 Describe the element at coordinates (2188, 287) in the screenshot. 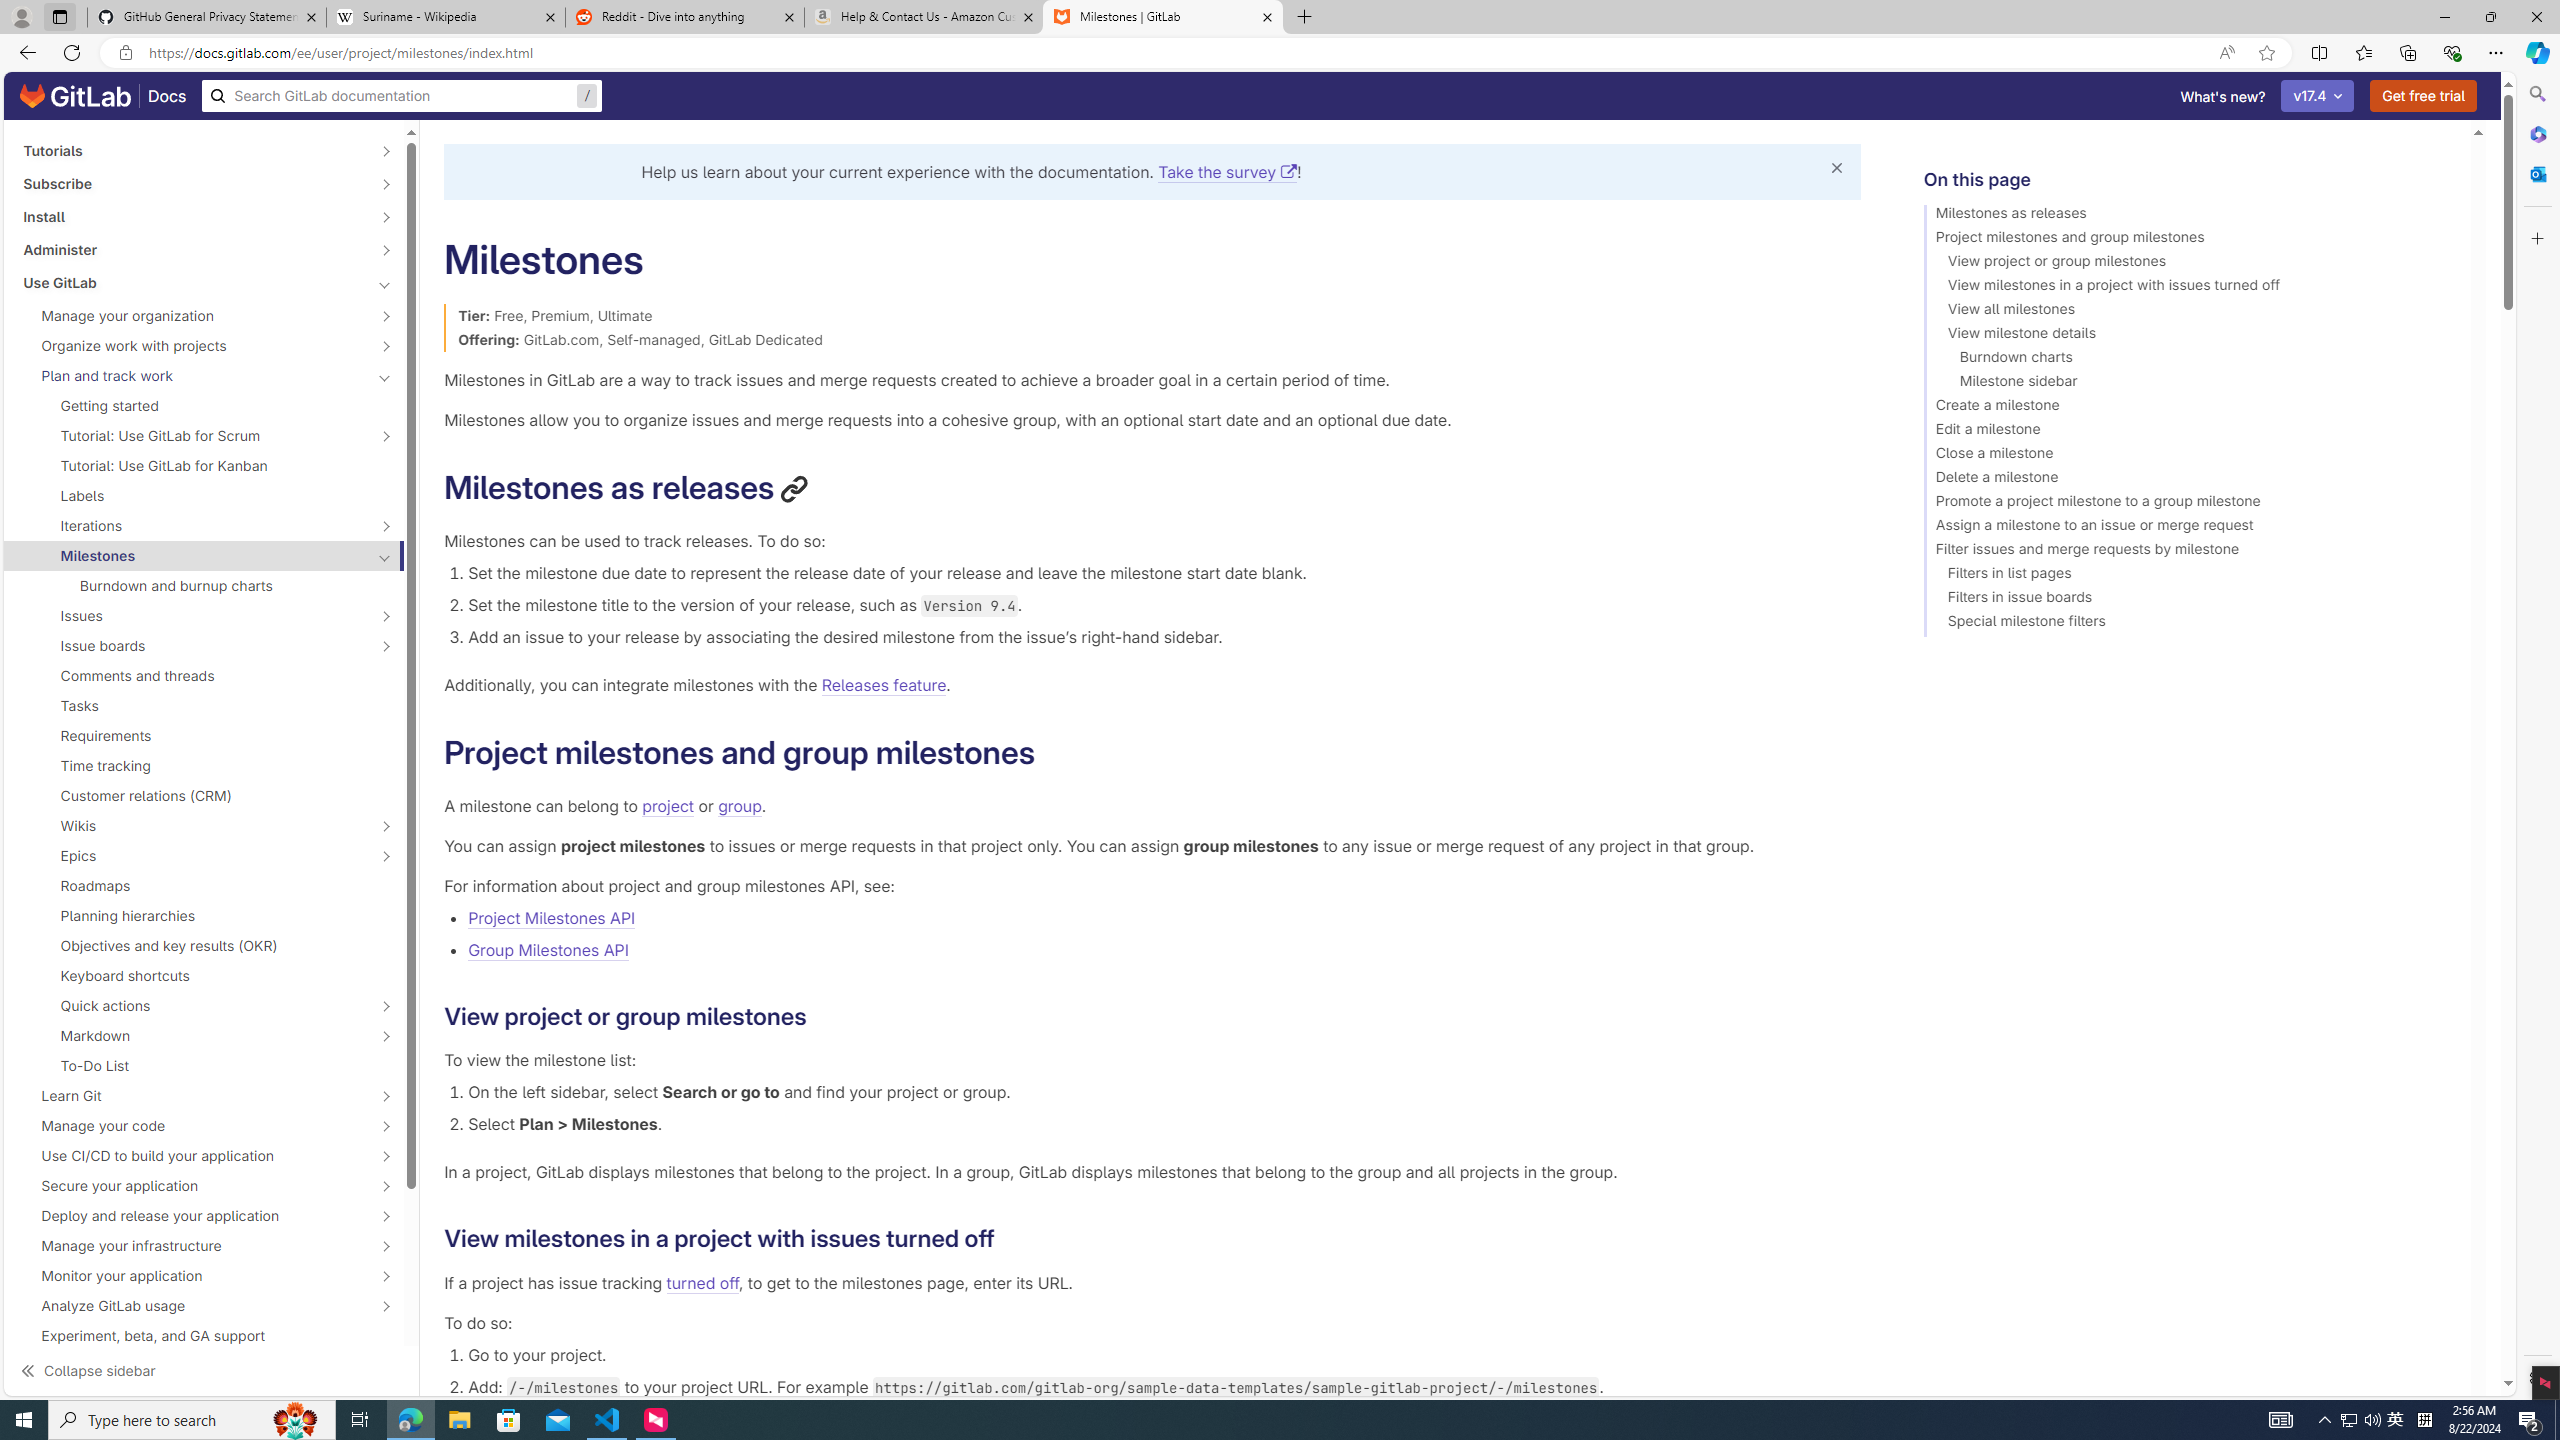

I see `'View milestones in a project with issues turned off'` at that location.